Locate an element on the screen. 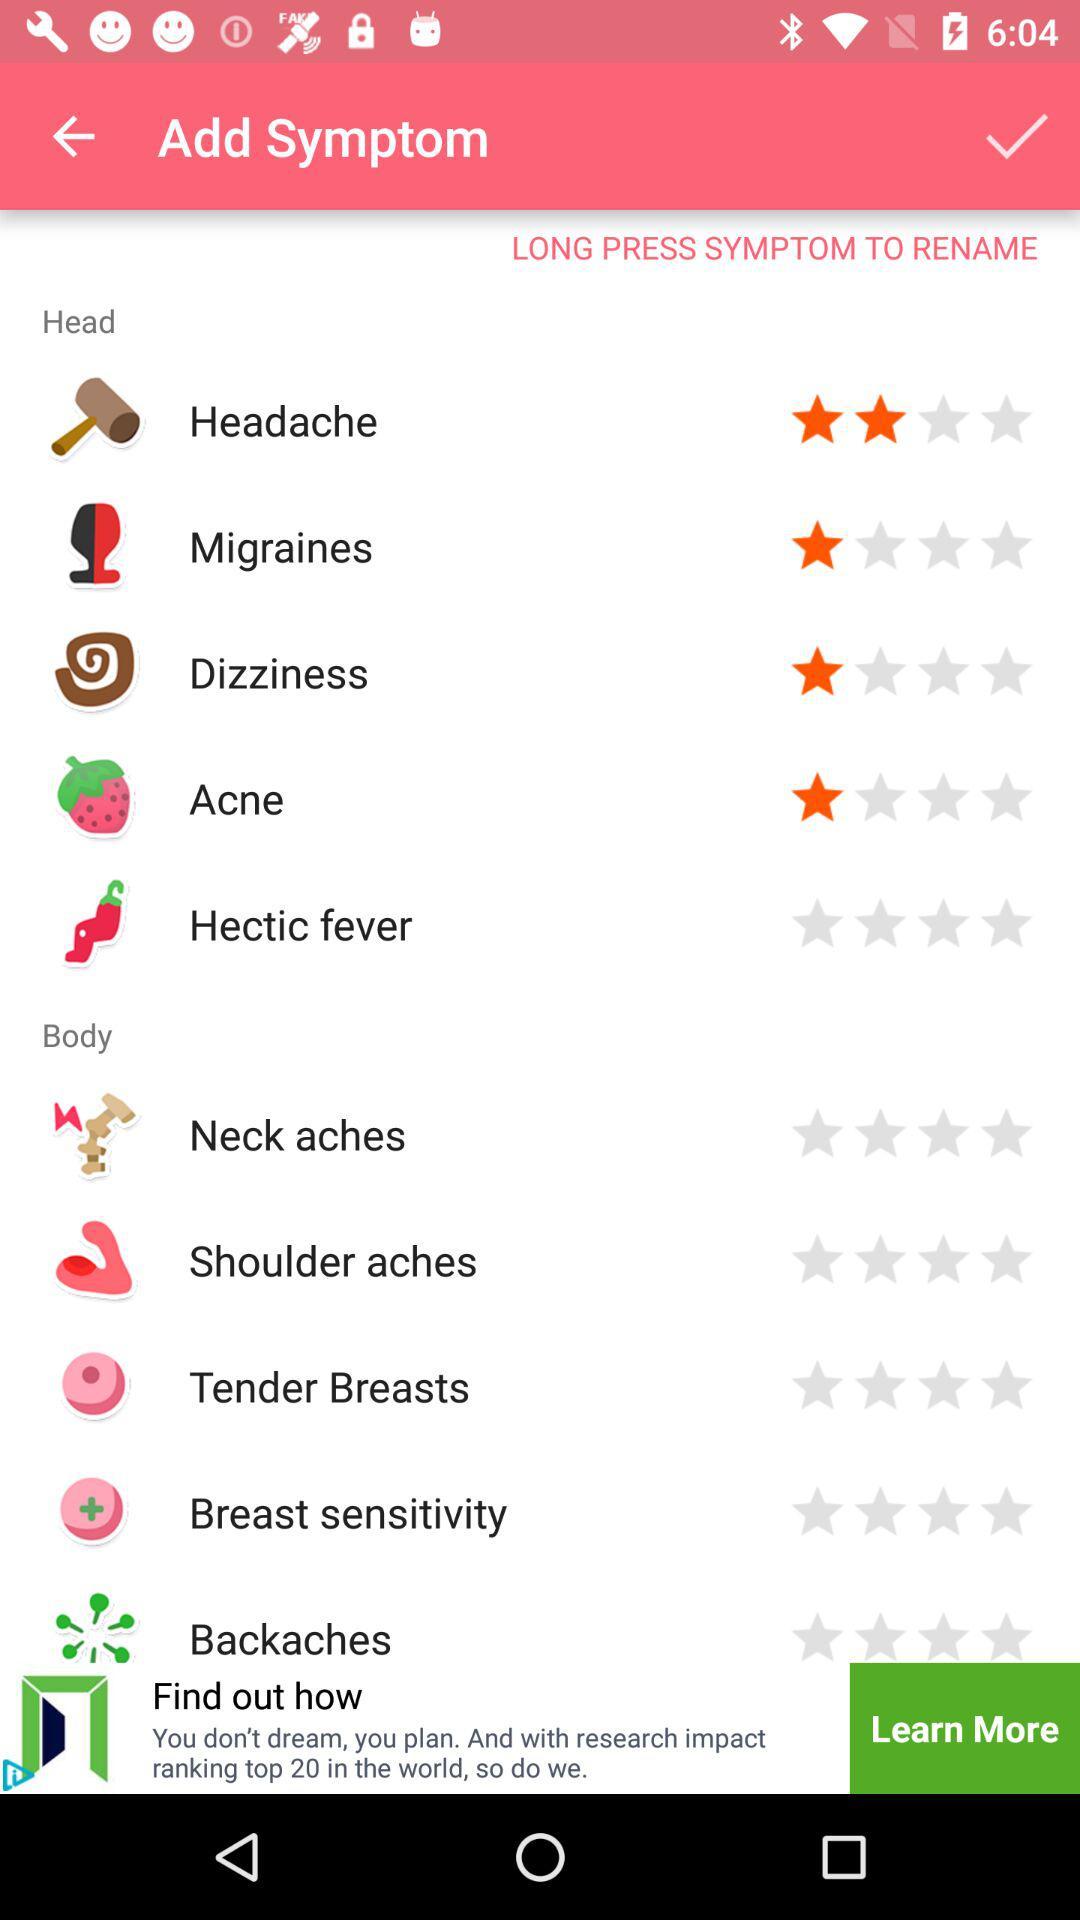 Image resolution: width=1080 pixels, height=1920 pixels. give symptom in the row four stars is located at coordinates (1006, 419).